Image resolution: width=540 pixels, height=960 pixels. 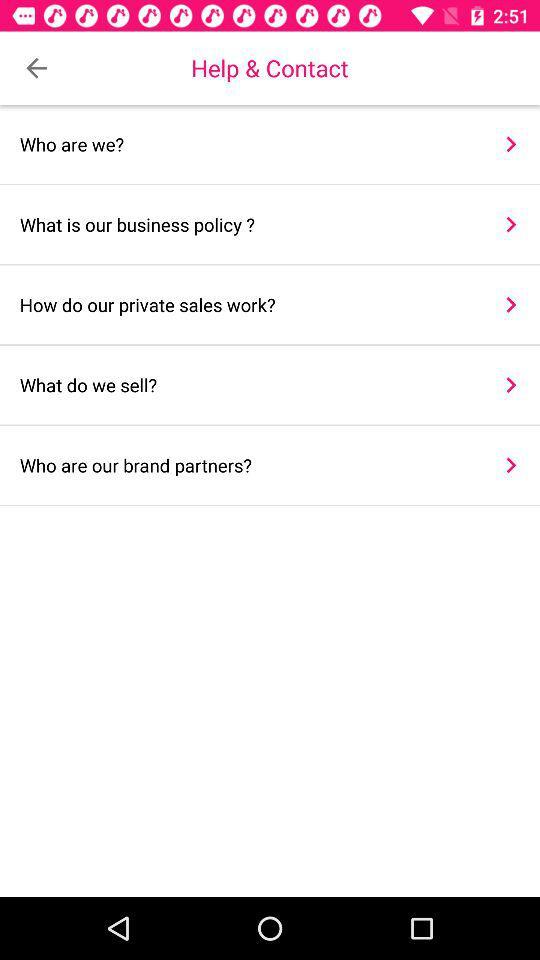 What do you see at coordinates (247, 304) in the screenshot?
I see `the icon below what is our item` at bounding box center [247, 304].